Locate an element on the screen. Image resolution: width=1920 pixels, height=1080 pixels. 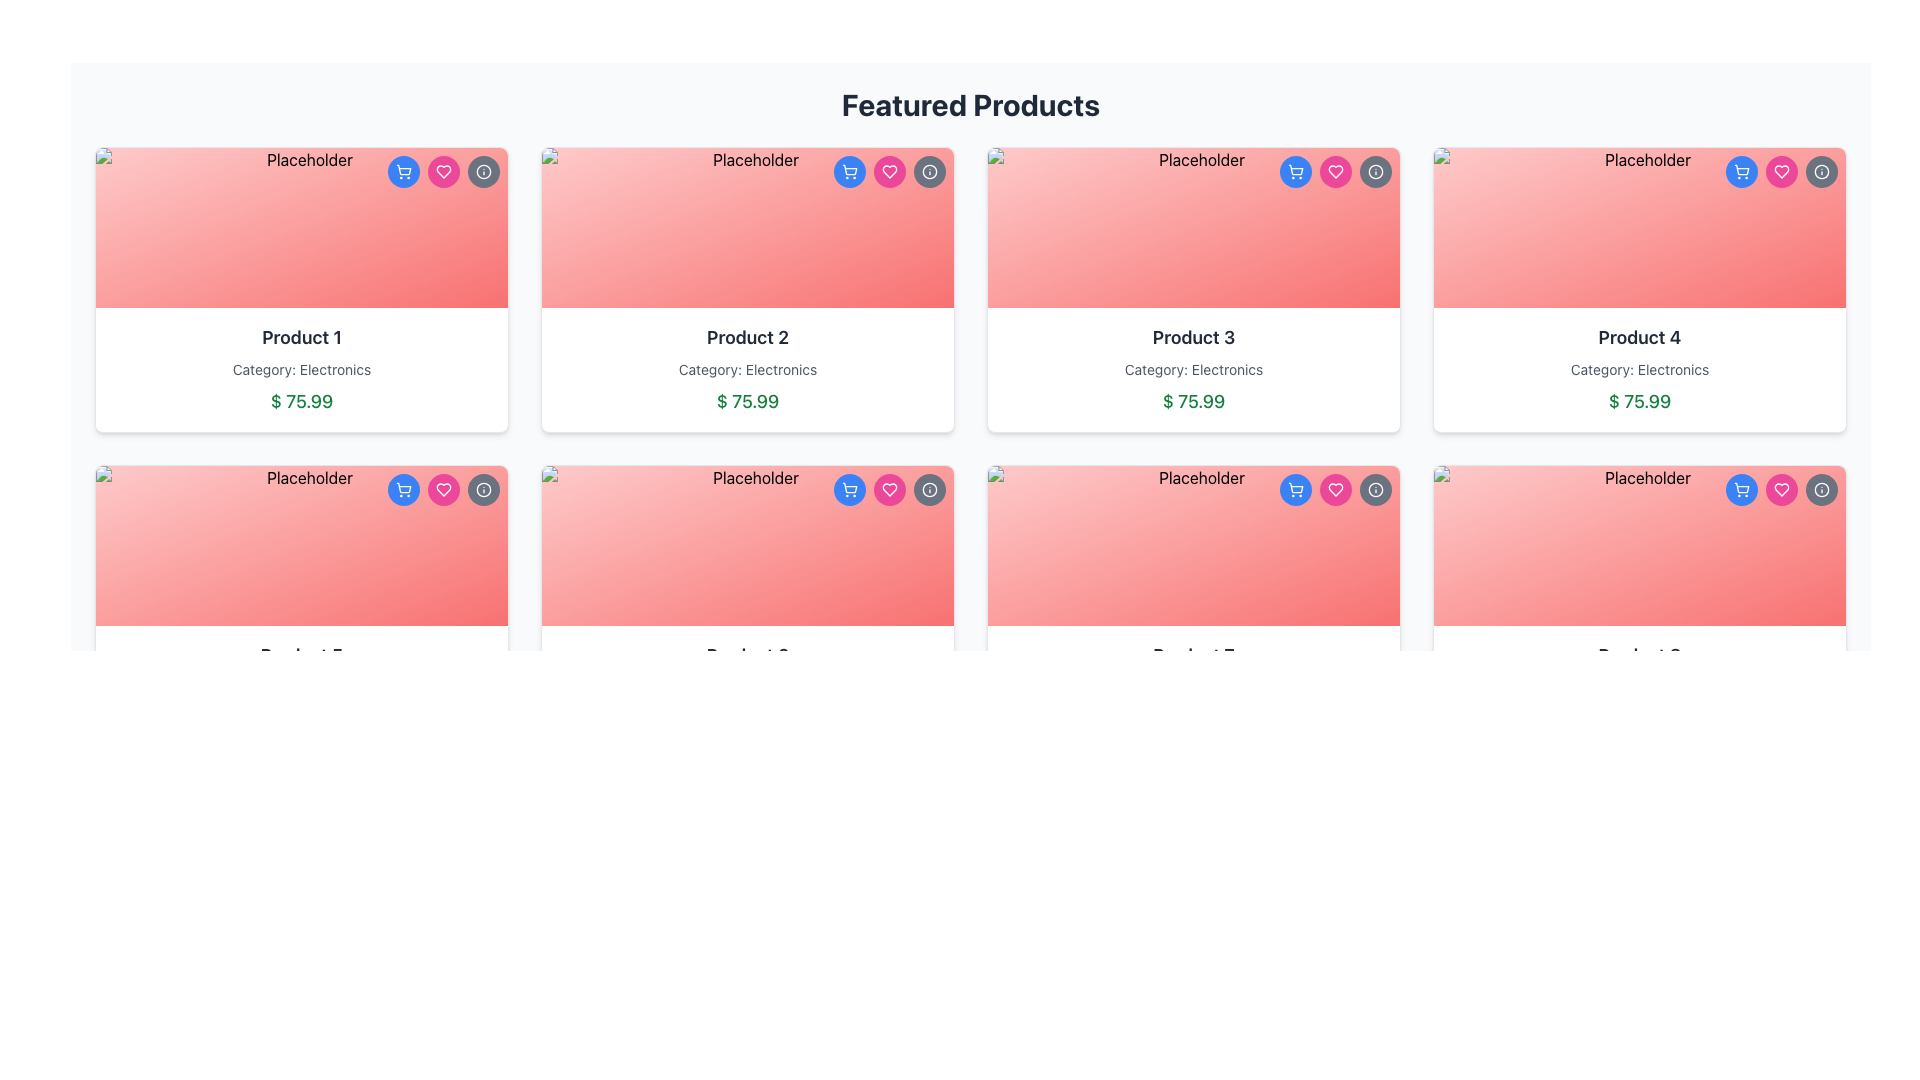
the favorite button located in the middle of the three buttons at the top-right corner of the 'Product 2' card is located at coordinates (888, 171).